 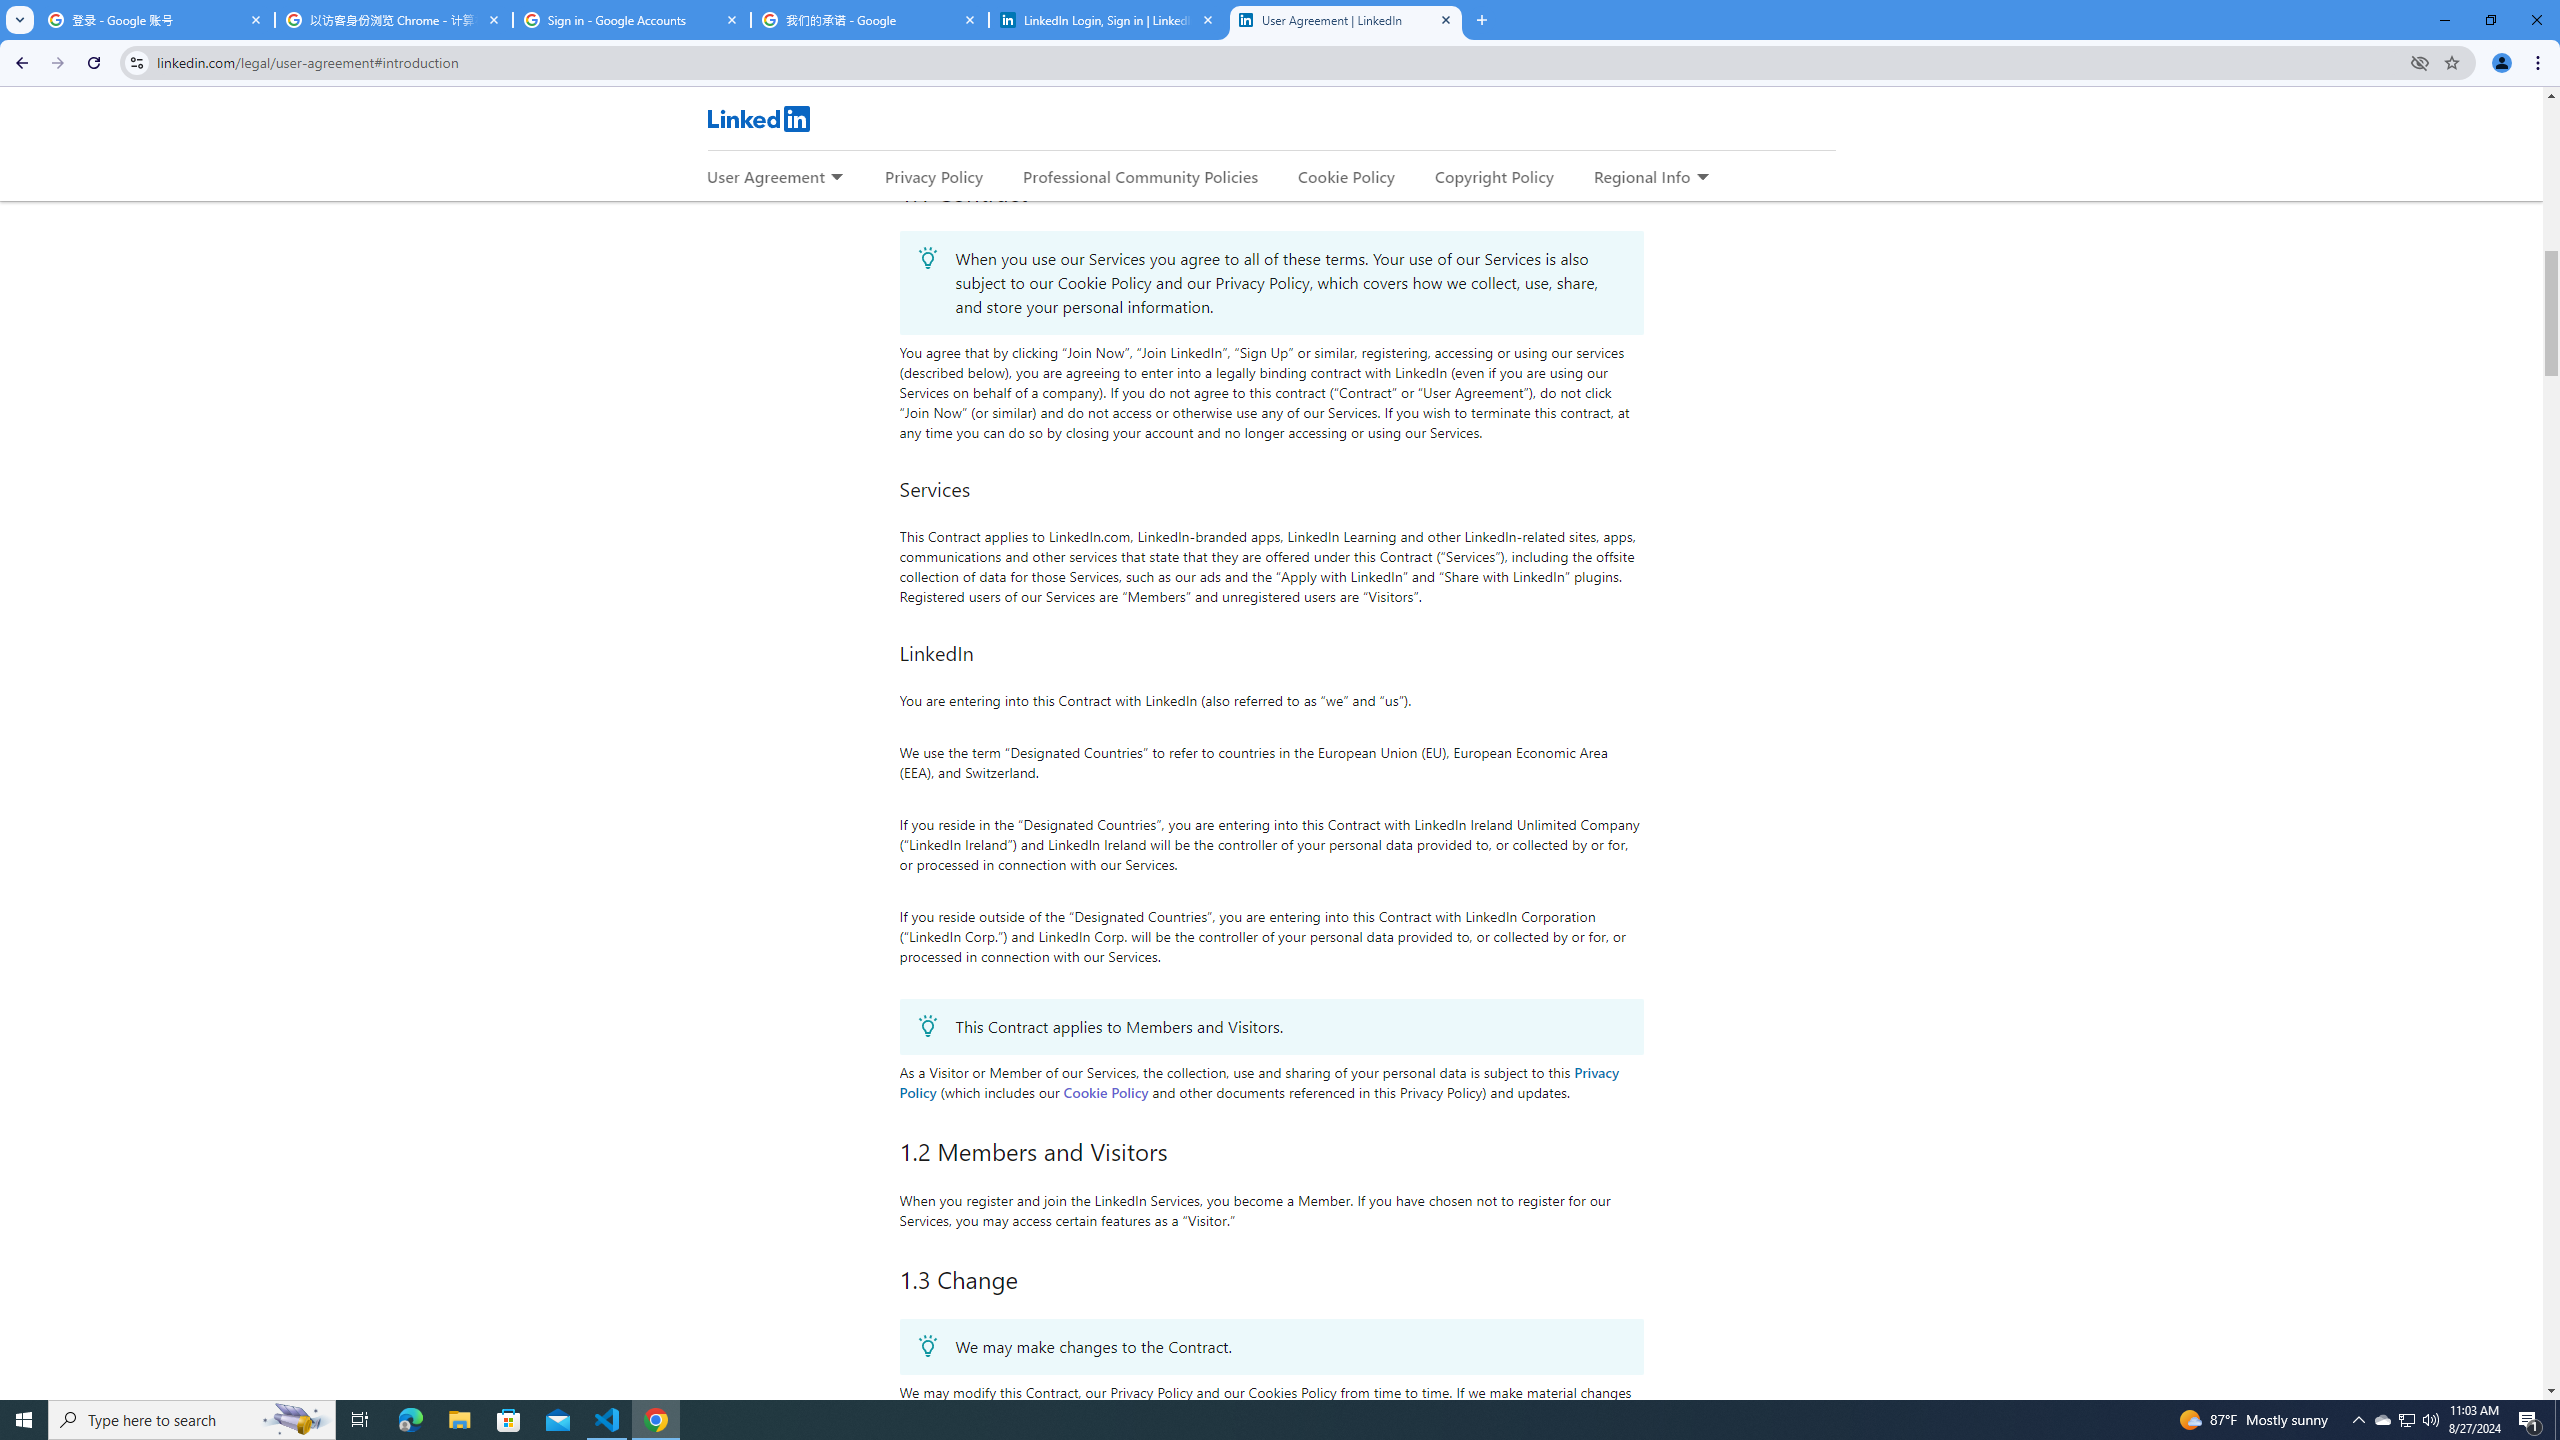 What do you see at coordinates (1345, 19) in the screenshot?
I see `'User Agreement | LinkedIn'` at bounding box center [1345, 19].